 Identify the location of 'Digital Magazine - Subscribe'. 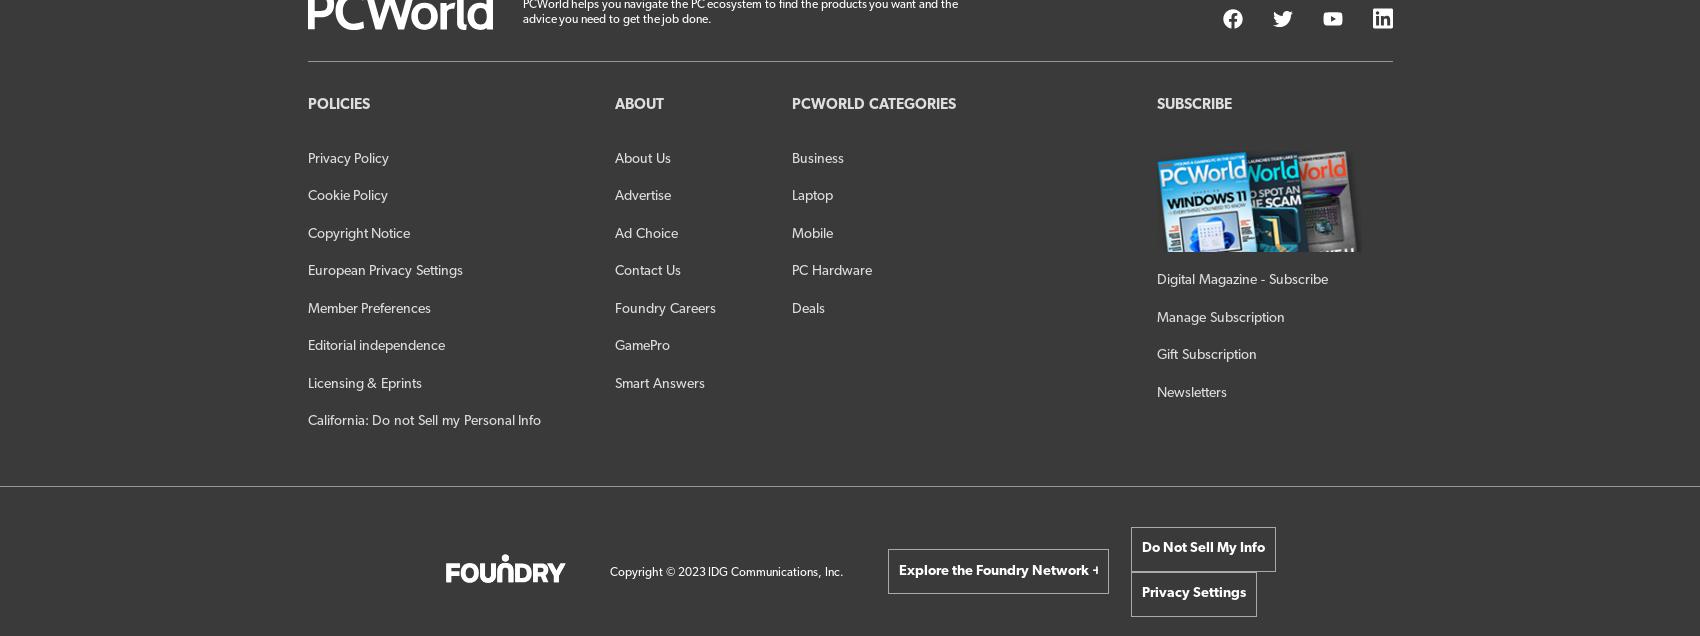
(1241, 279).